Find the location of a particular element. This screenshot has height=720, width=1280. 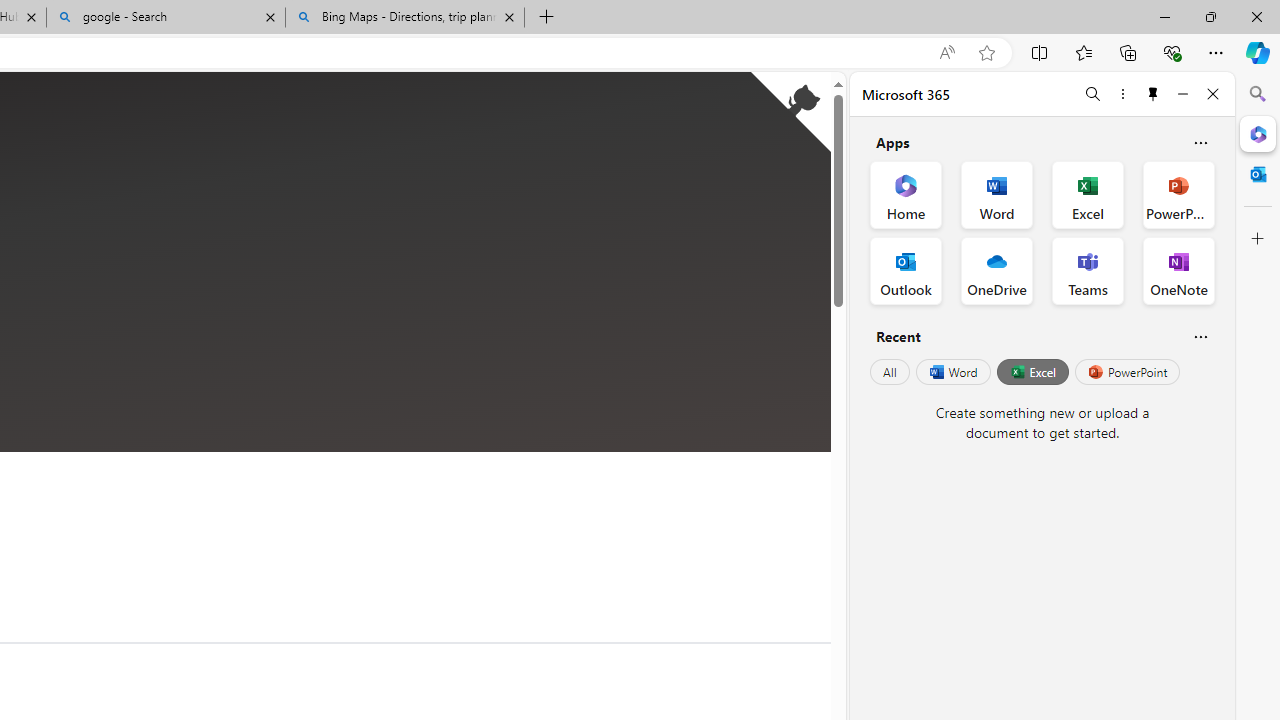

'Excel' is located at coordinates (1032, 372).